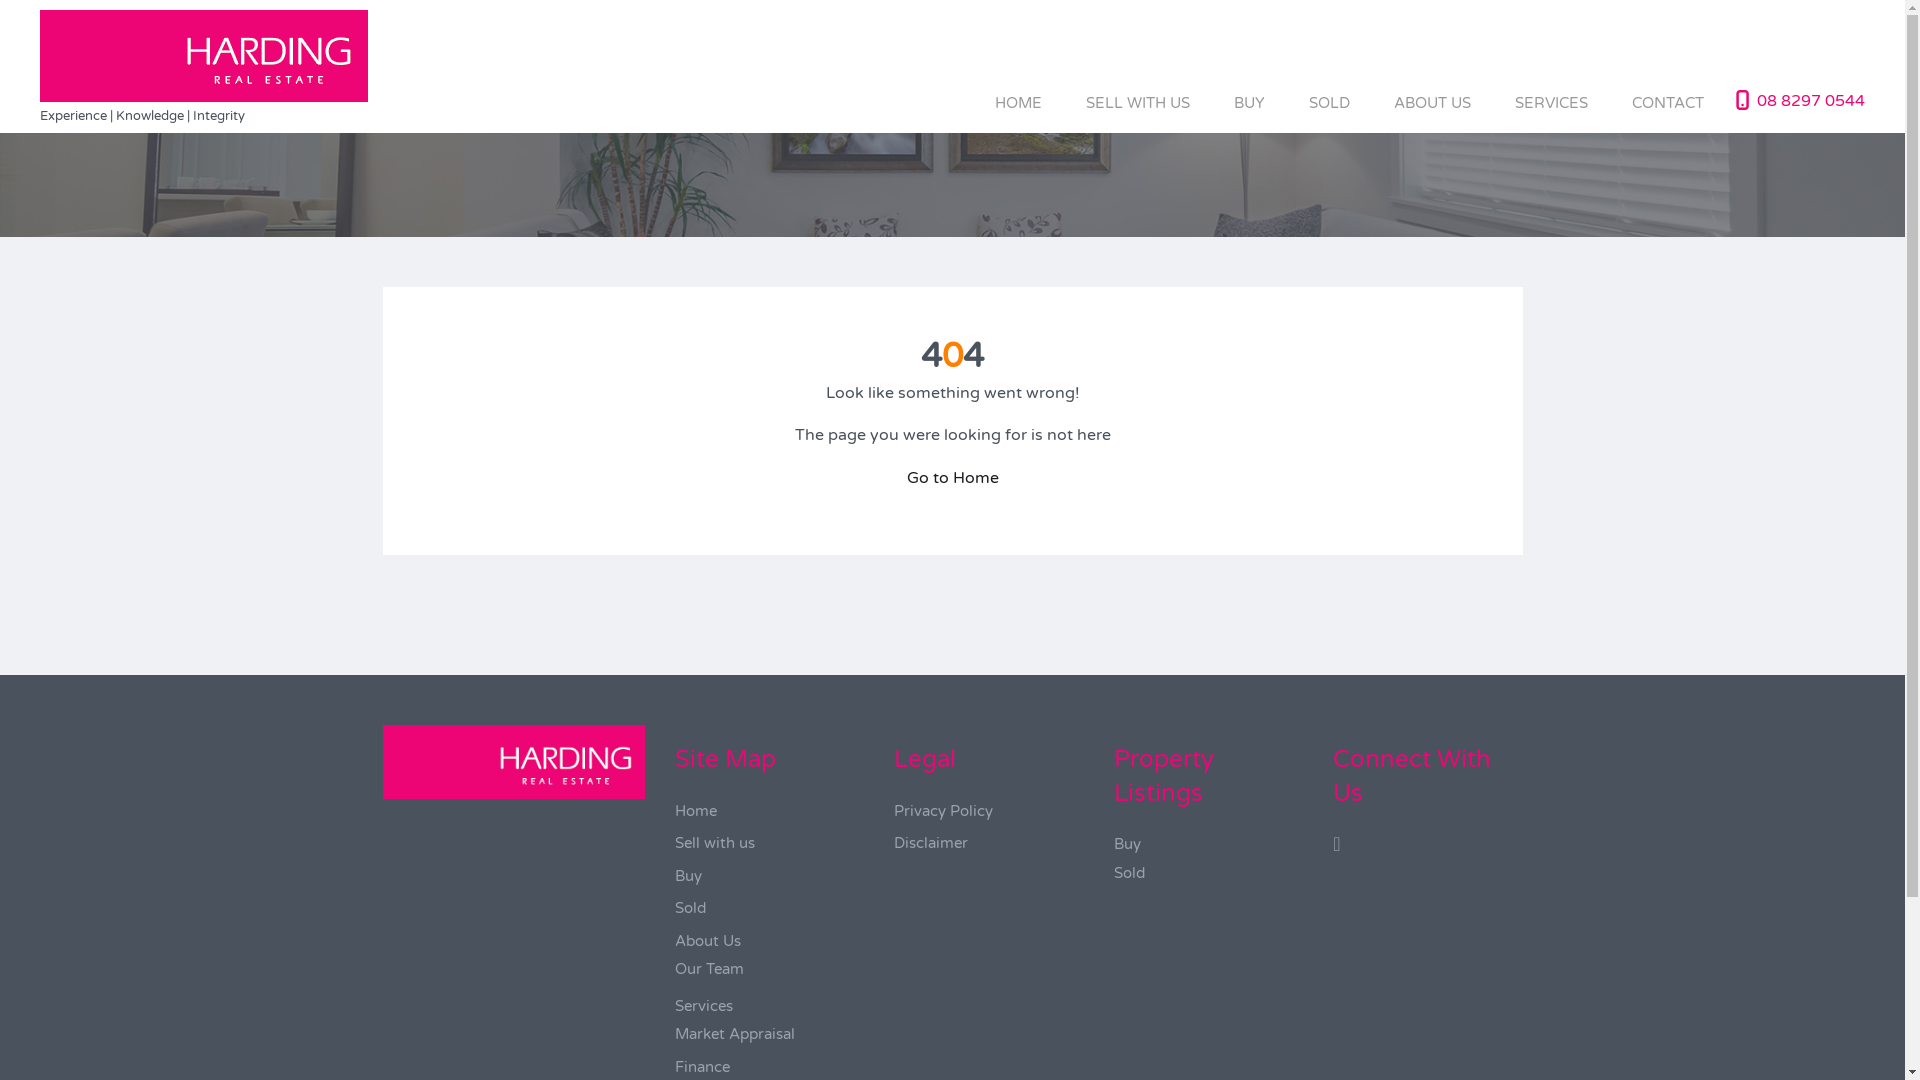 Image resolution: width=1920 pixels, height=1080 pixels. What do you see at coordinates (1129, 871) in the screenshot?
I see `'Sold'` at bounding box center [1129, 871].